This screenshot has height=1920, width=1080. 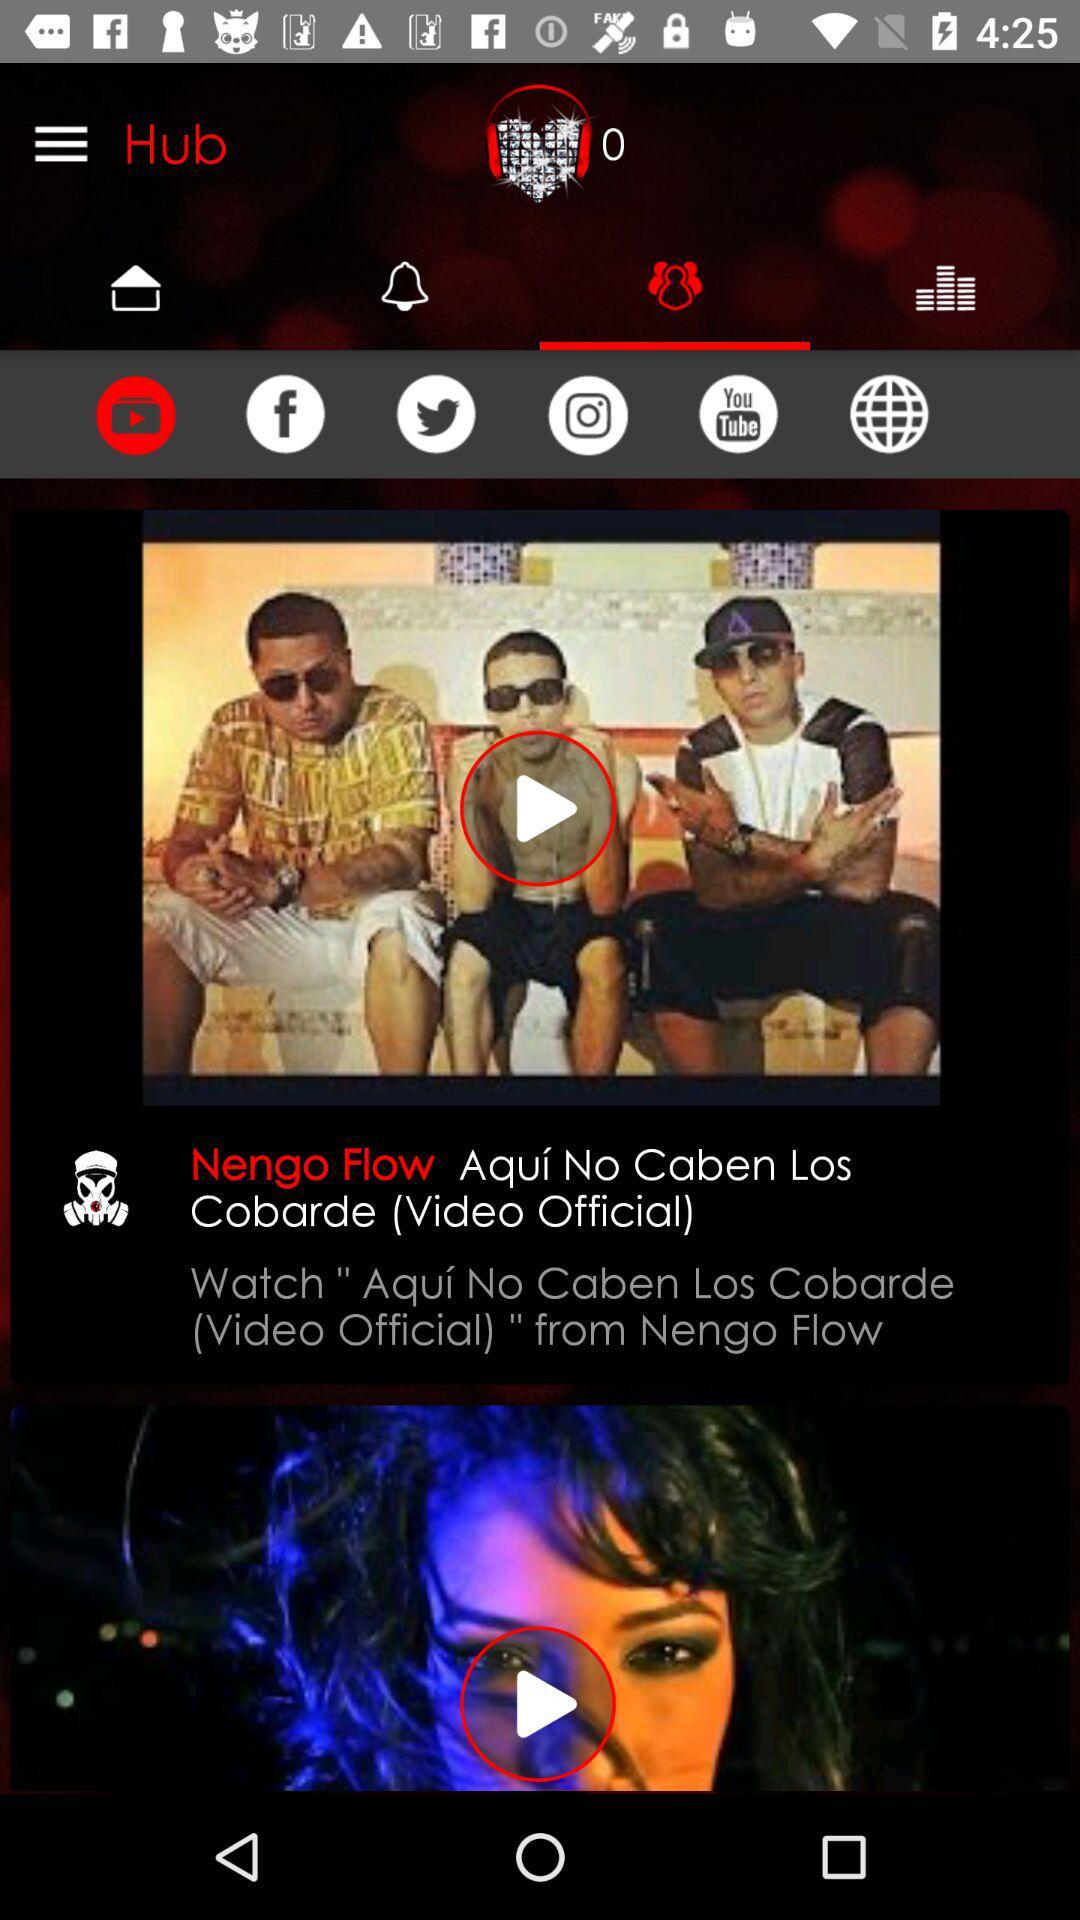 What do you see at coordinates (134, 413) in the screenshot?
I see `the clip of any song` at bounding box center [134, 413].